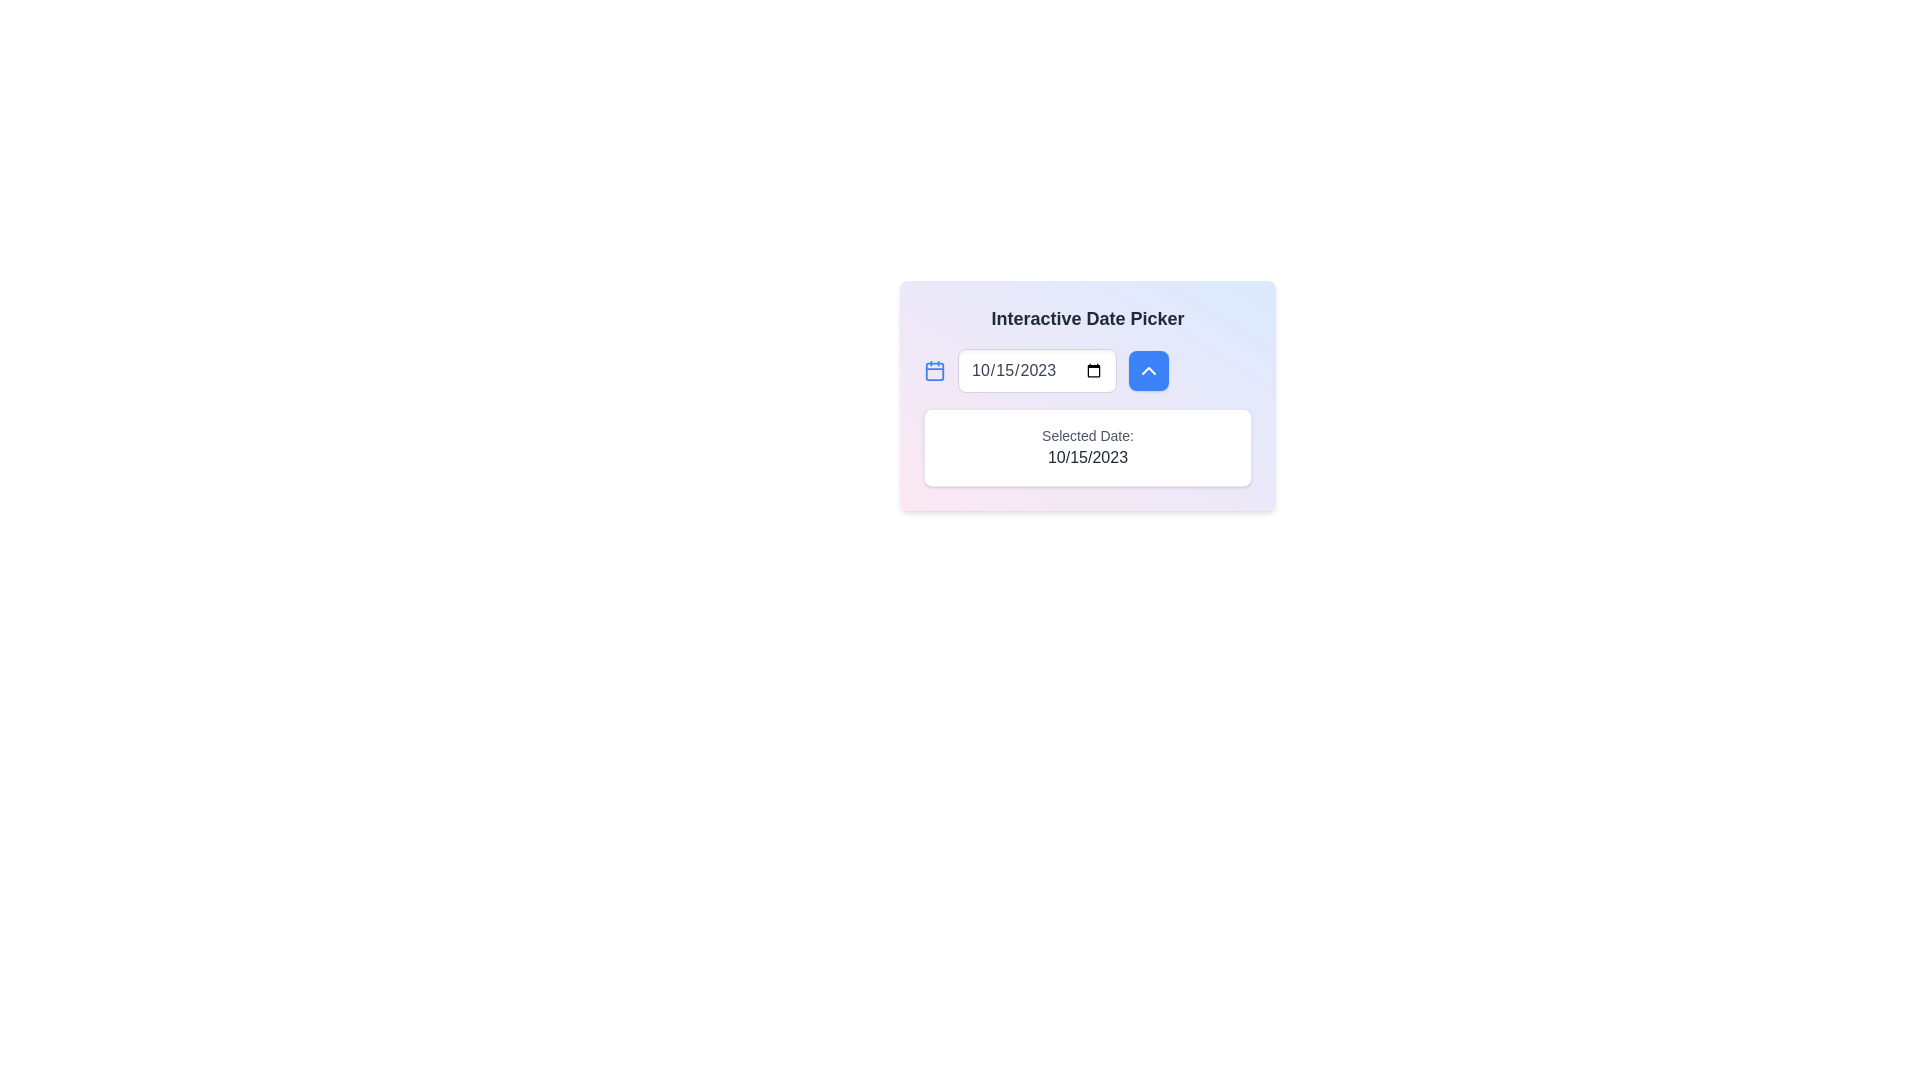 The height and width of the screenshot is (1080, 1920). Describe the element at coordinates (1148, 370) in the screenshot. I see `the upward navigation icon located within the blue button to the right of the date input box displaying '10/15/2023'` at that location.